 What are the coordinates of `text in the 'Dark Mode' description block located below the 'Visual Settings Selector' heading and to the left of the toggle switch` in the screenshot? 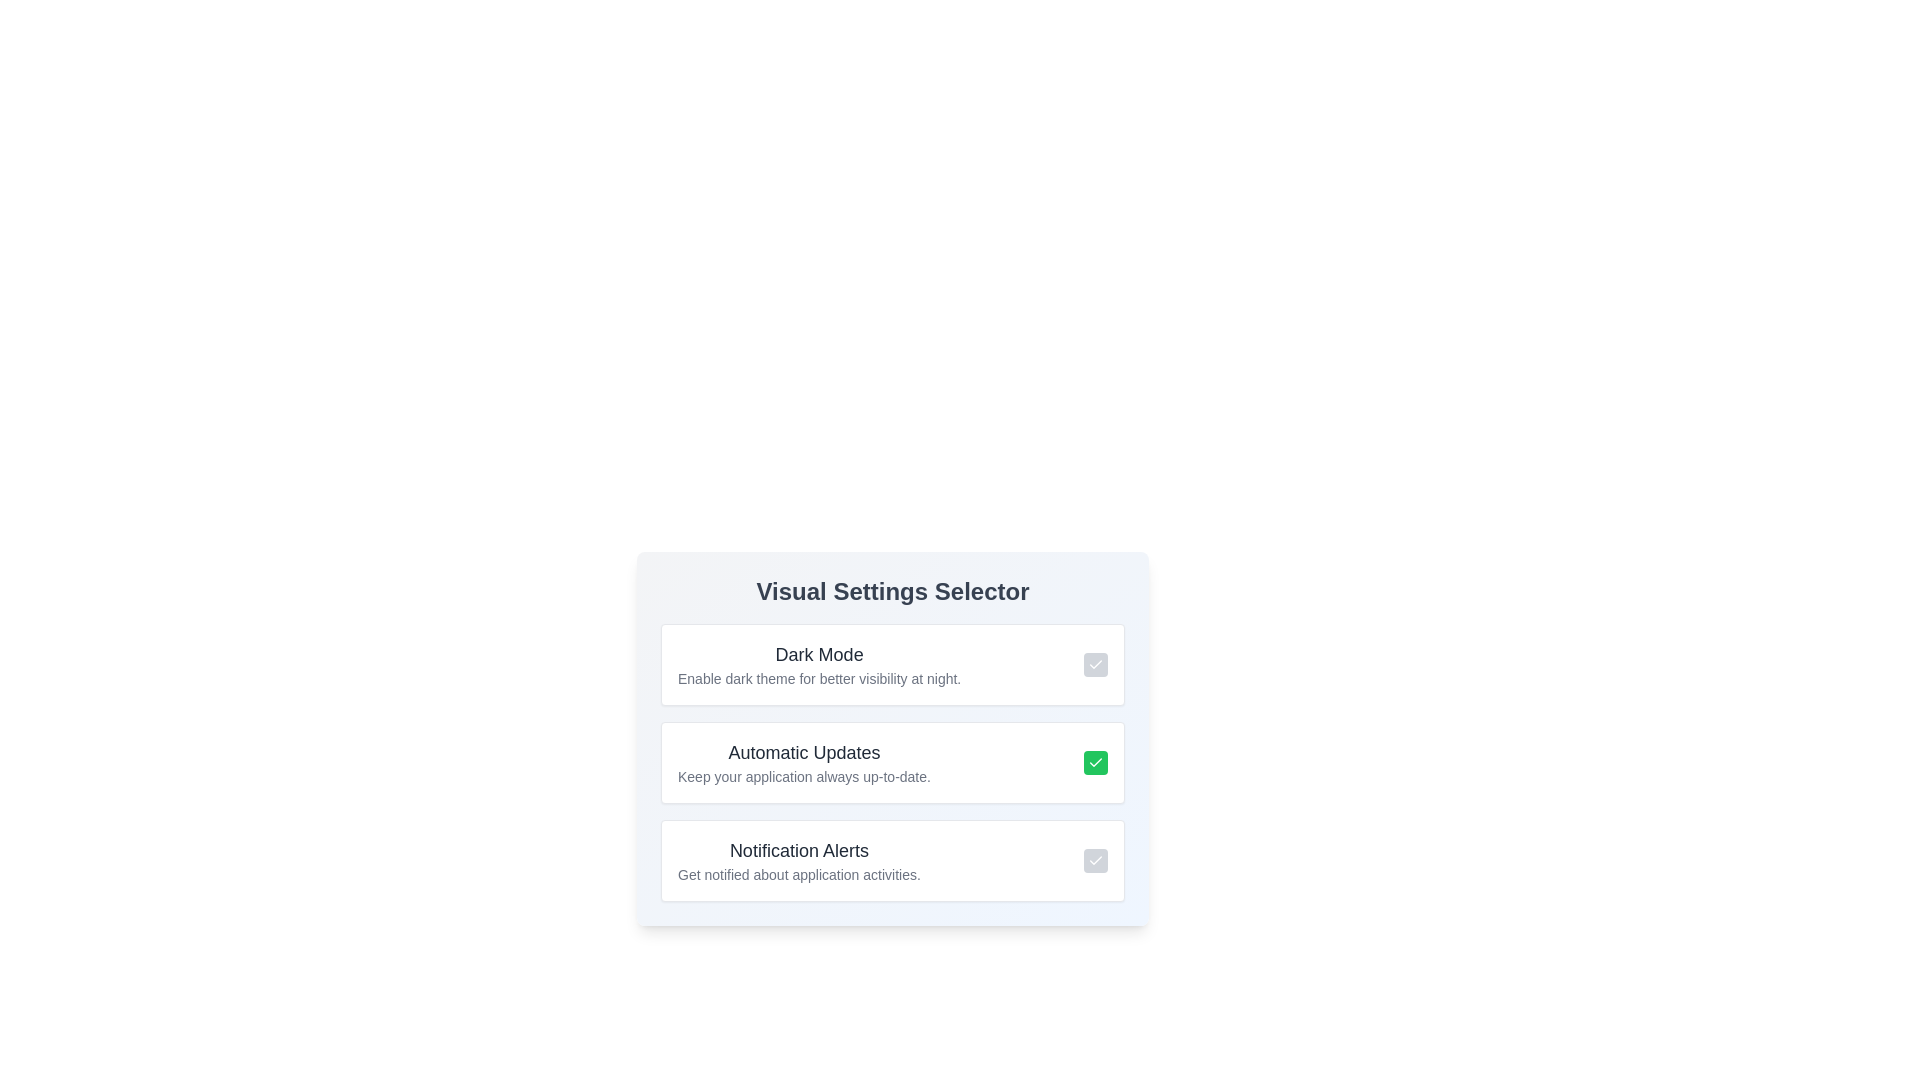 It's located at (819, 664).